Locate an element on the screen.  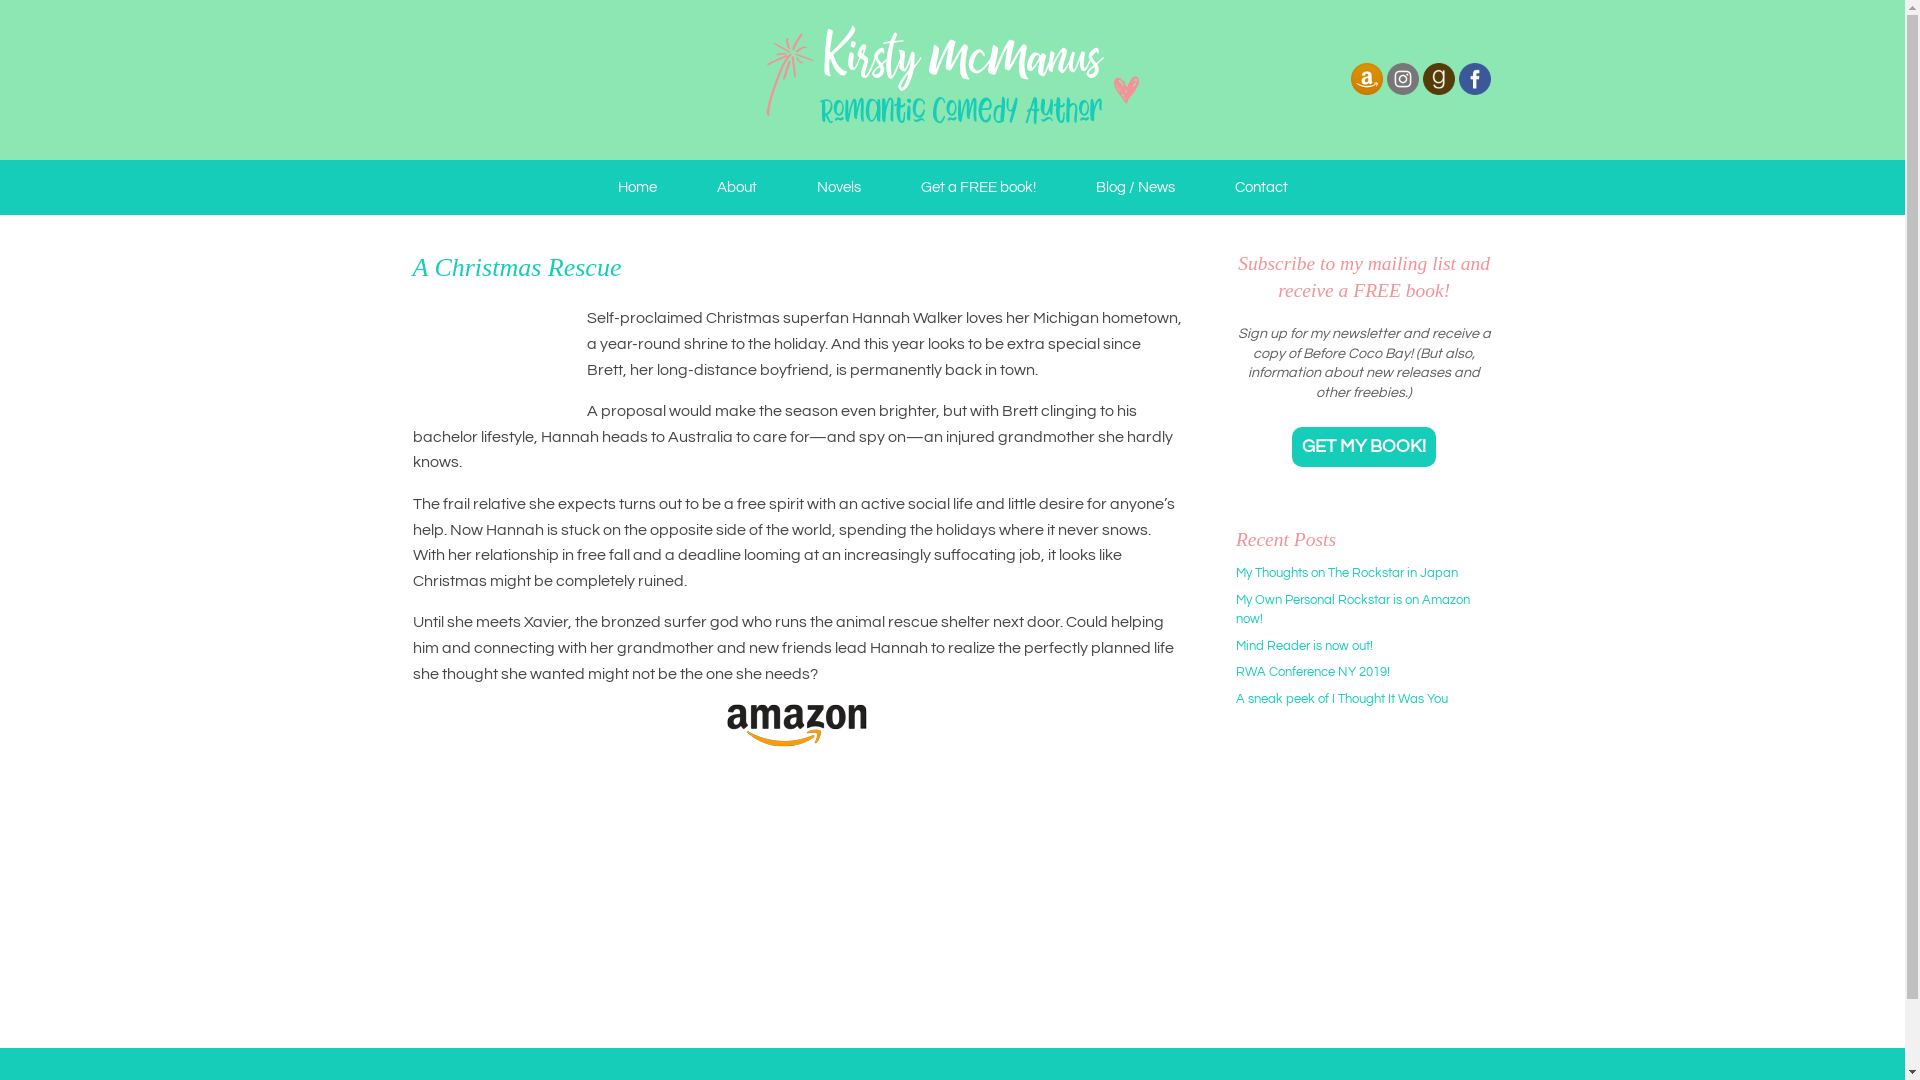
'Advertisement' is located at coordinates (1360, 879).